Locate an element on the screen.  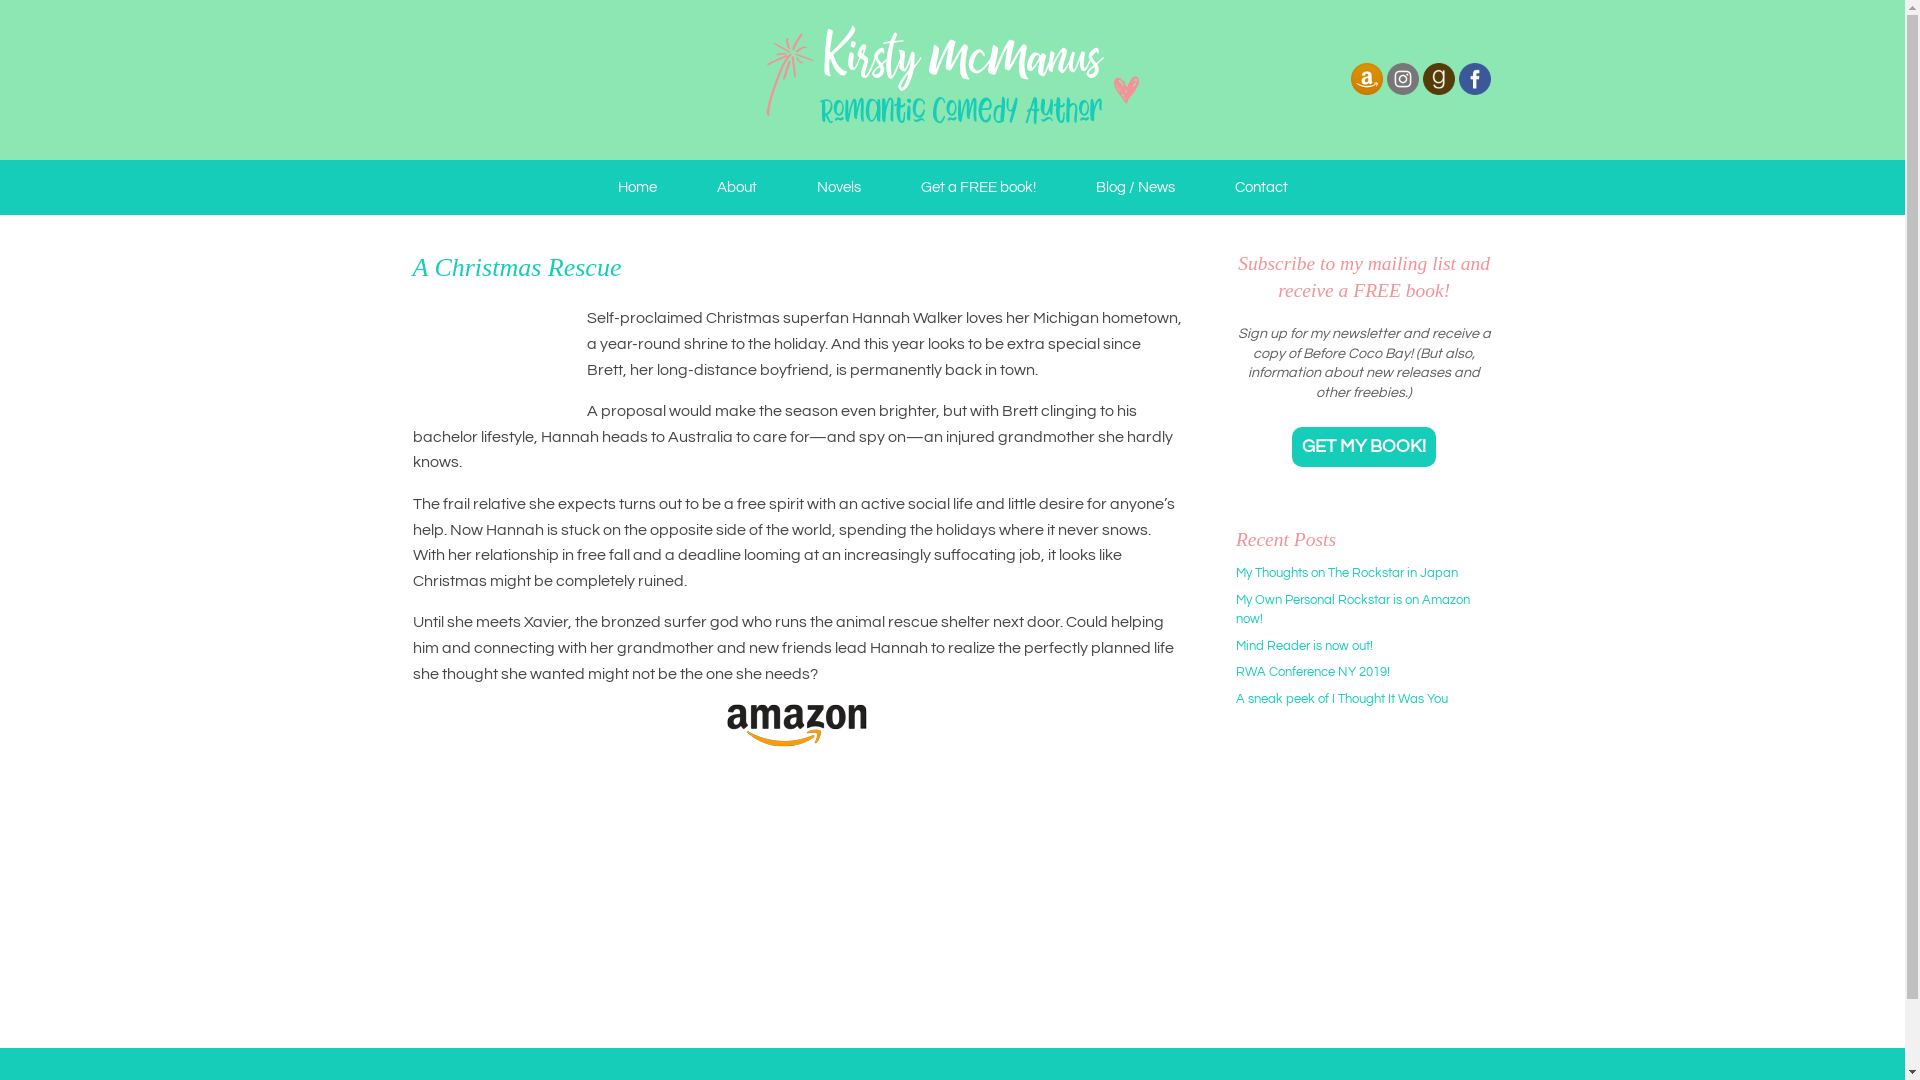
'Advertisement' is located at coordinates (1360, 879).